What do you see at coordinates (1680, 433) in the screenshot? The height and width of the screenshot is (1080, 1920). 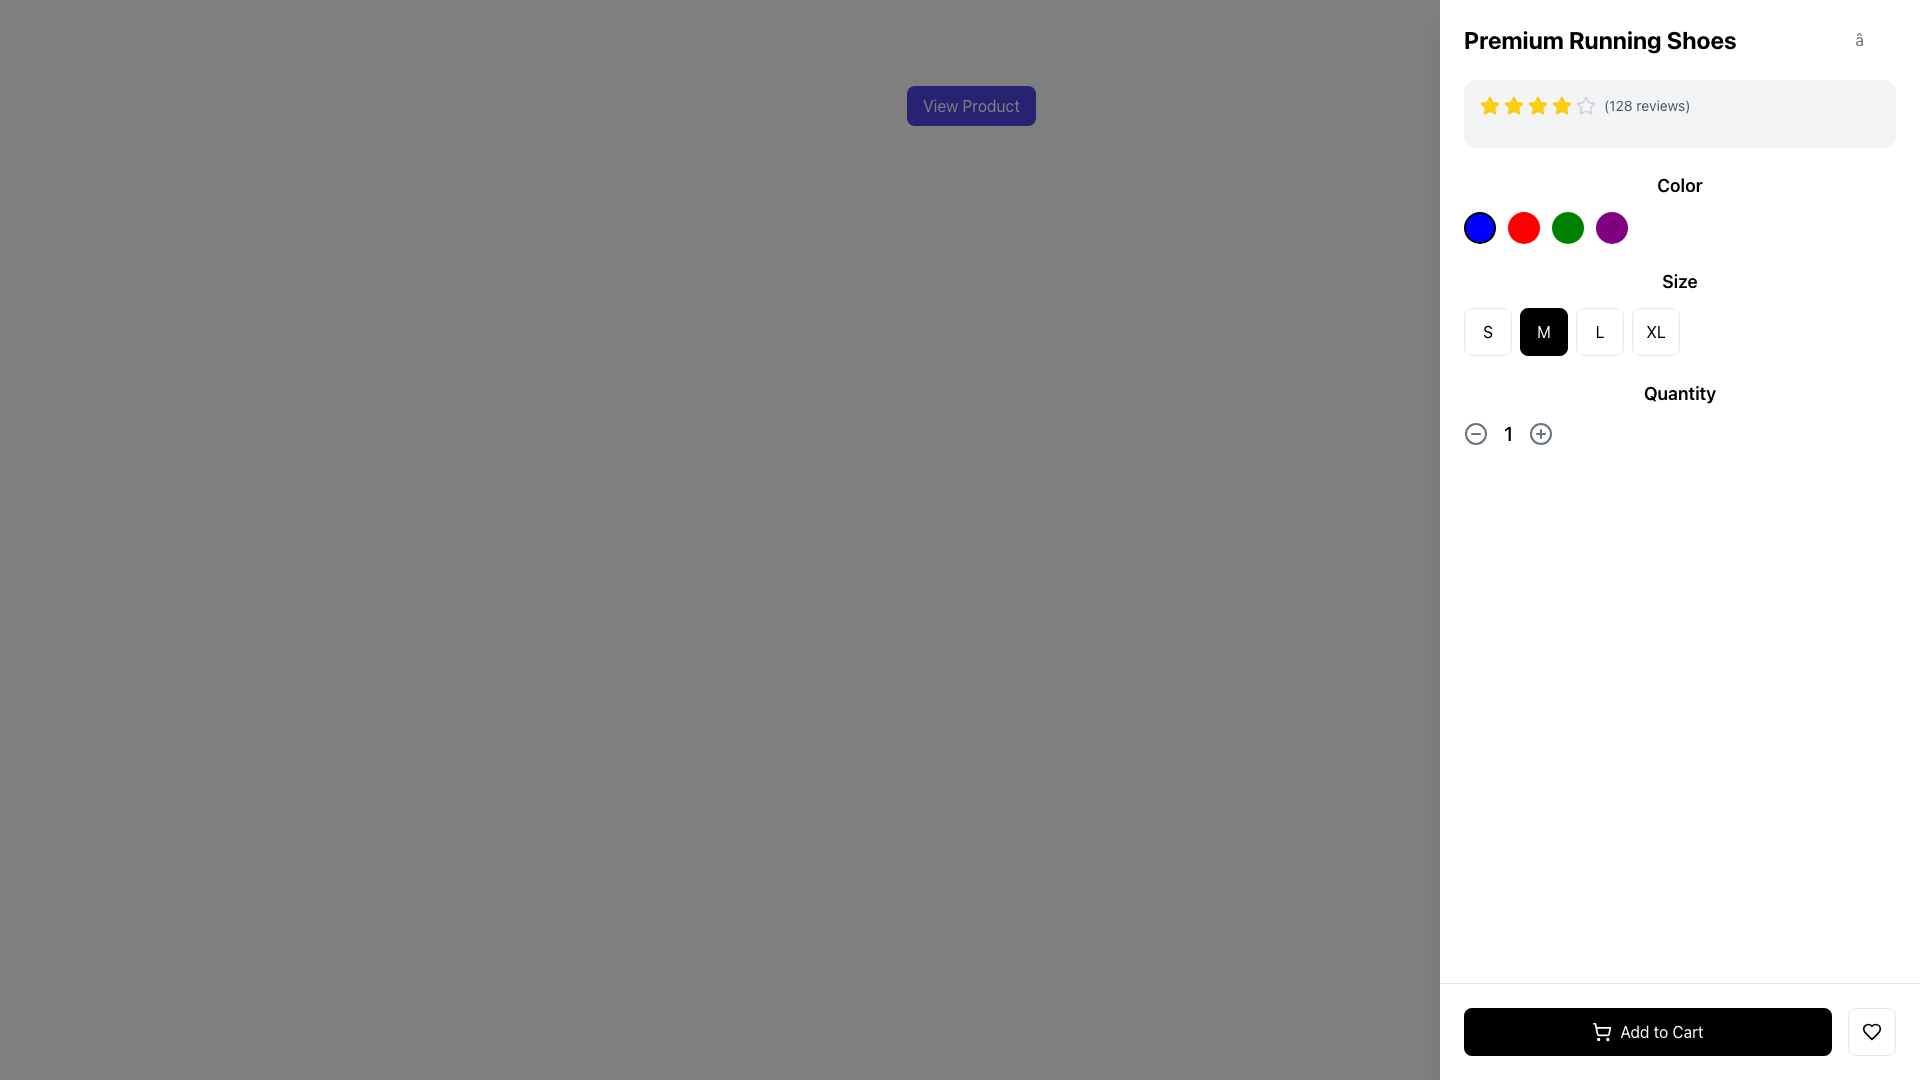 I see `the current quantity value displayed in the 'Quantity' section, located between the '-' and '+' icons` at bounding box center [1680, 433].